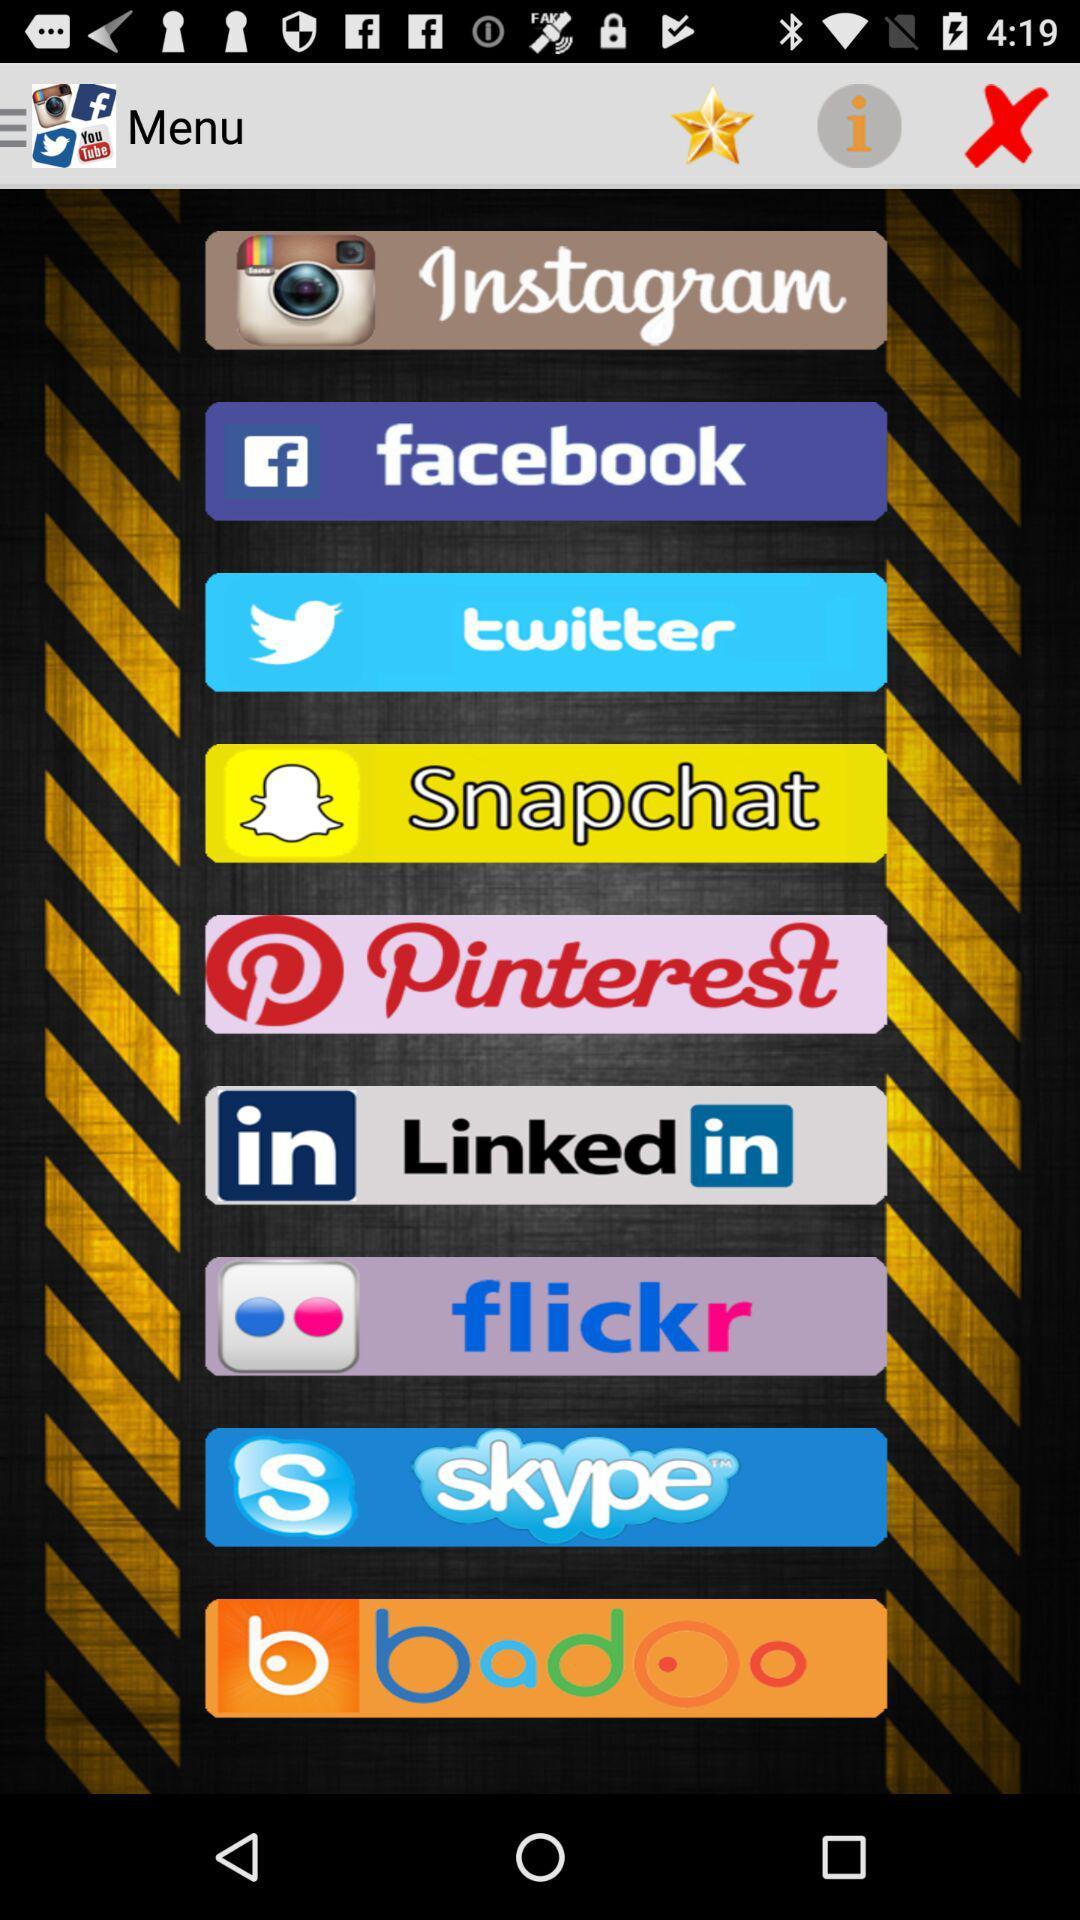  I want to click on click instagram option, so click(540, 295).